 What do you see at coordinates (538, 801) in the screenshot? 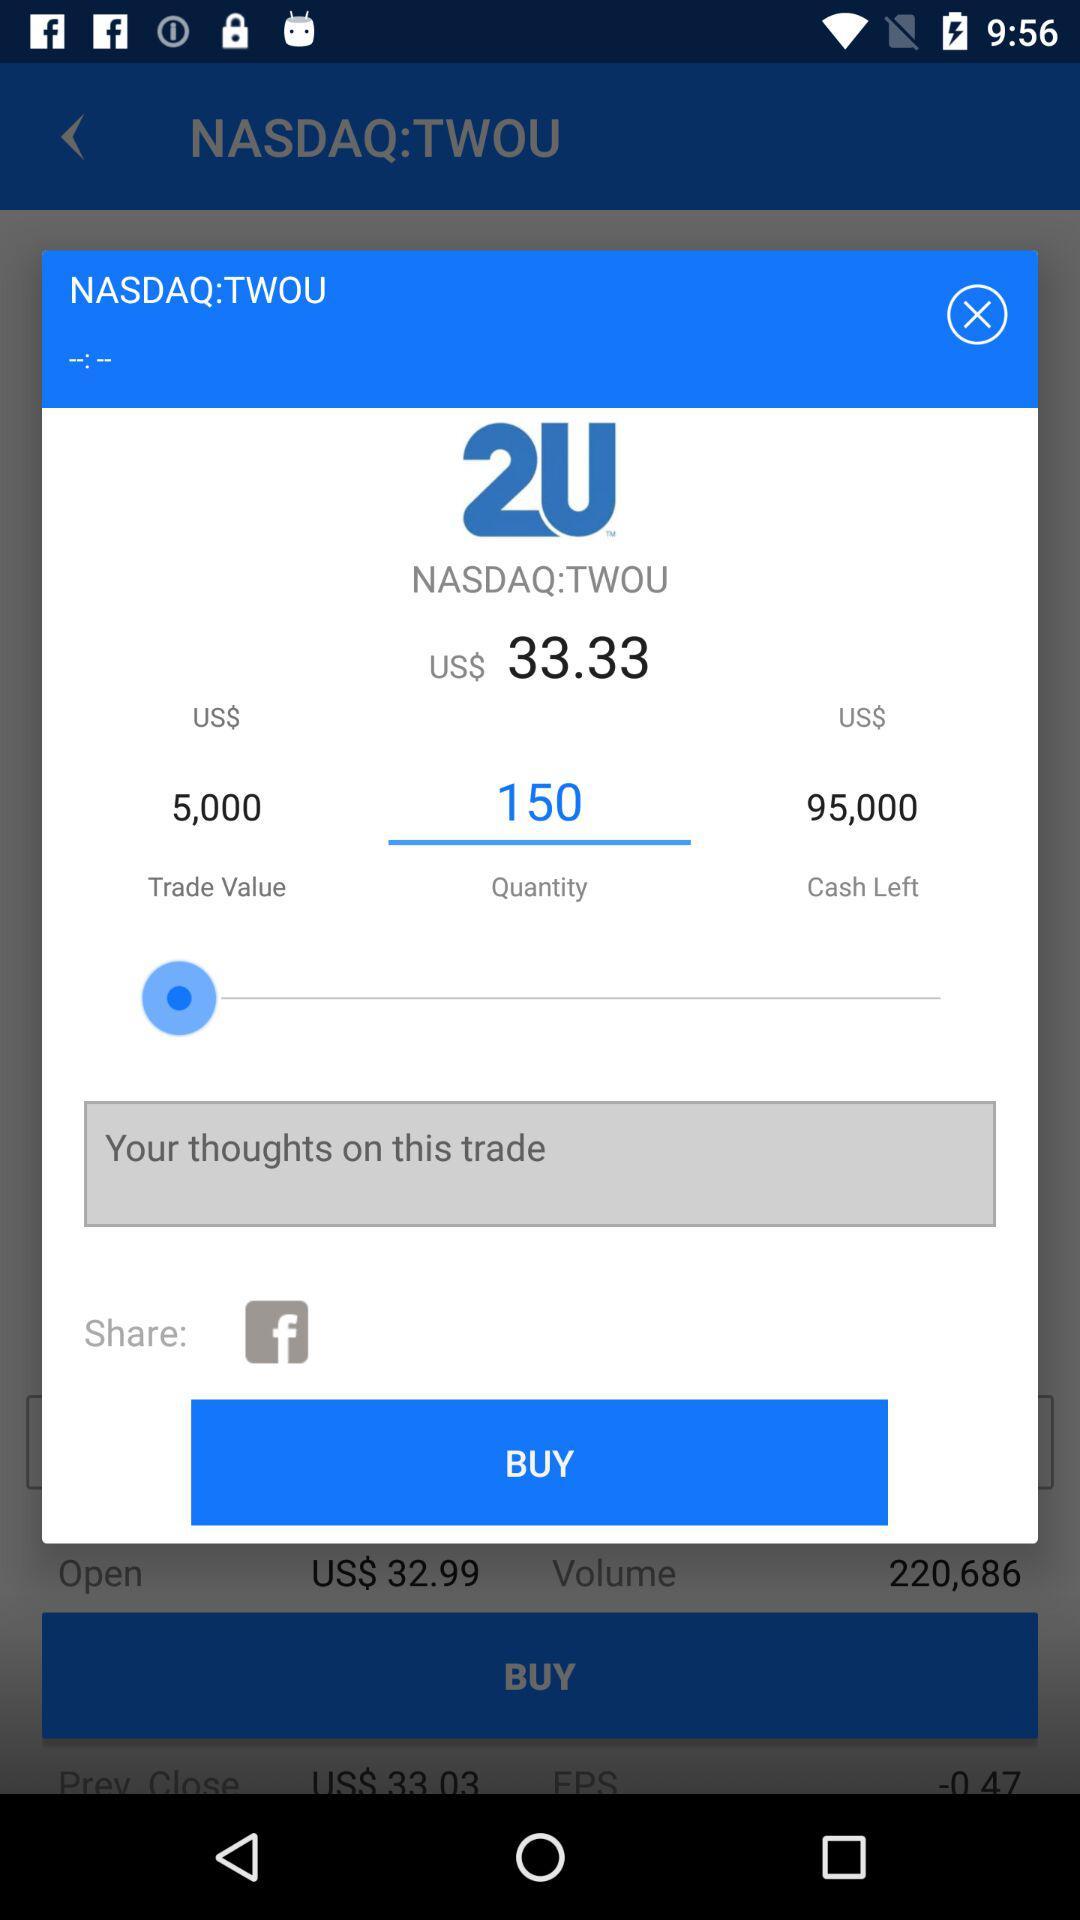
I see `icon to the left of the us$ icon` at bounding box center [538, 801].